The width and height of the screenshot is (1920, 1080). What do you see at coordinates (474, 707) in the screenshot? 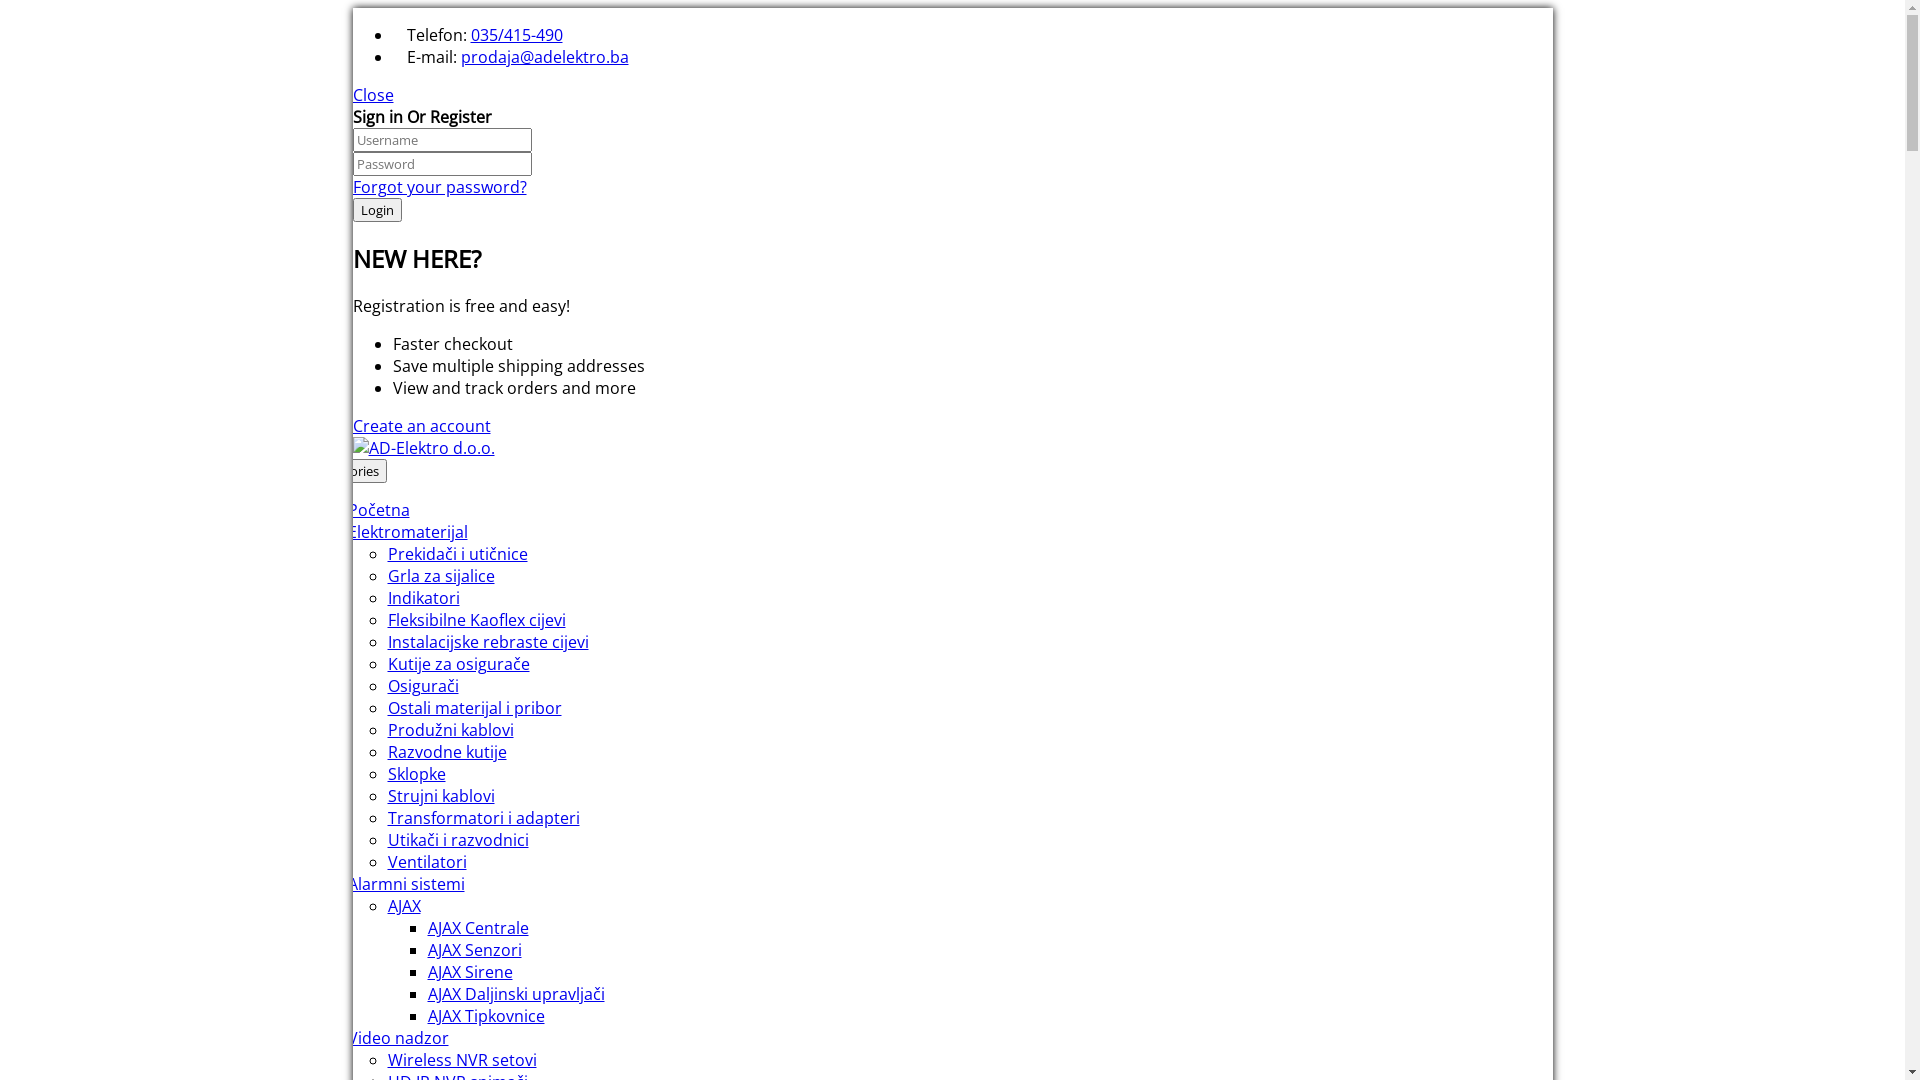
I see `'Ostali materijal i pribor'` at bounding box center [474, 707].